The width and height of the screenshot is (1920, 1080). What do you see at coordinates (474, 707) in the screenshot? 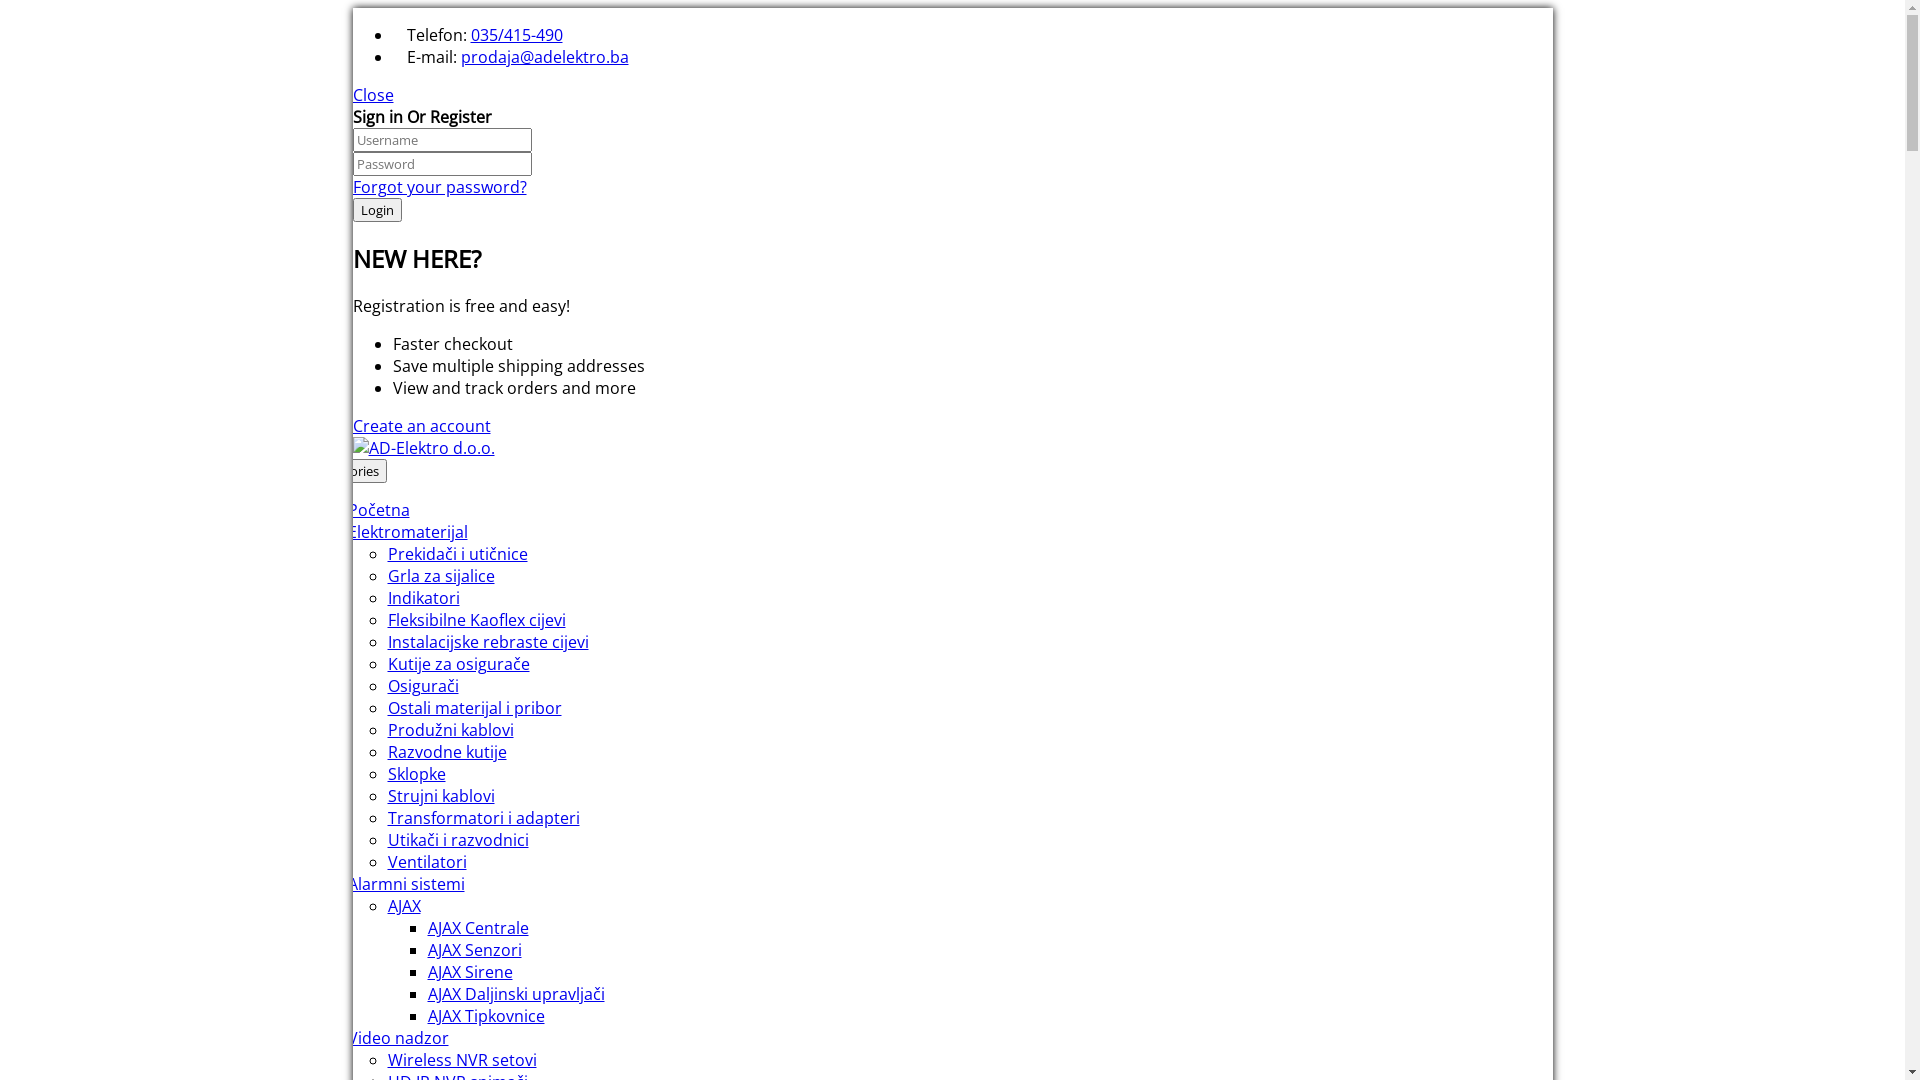
I see `'Ostali materijal i pribor'` at bounding box center [474, 707].